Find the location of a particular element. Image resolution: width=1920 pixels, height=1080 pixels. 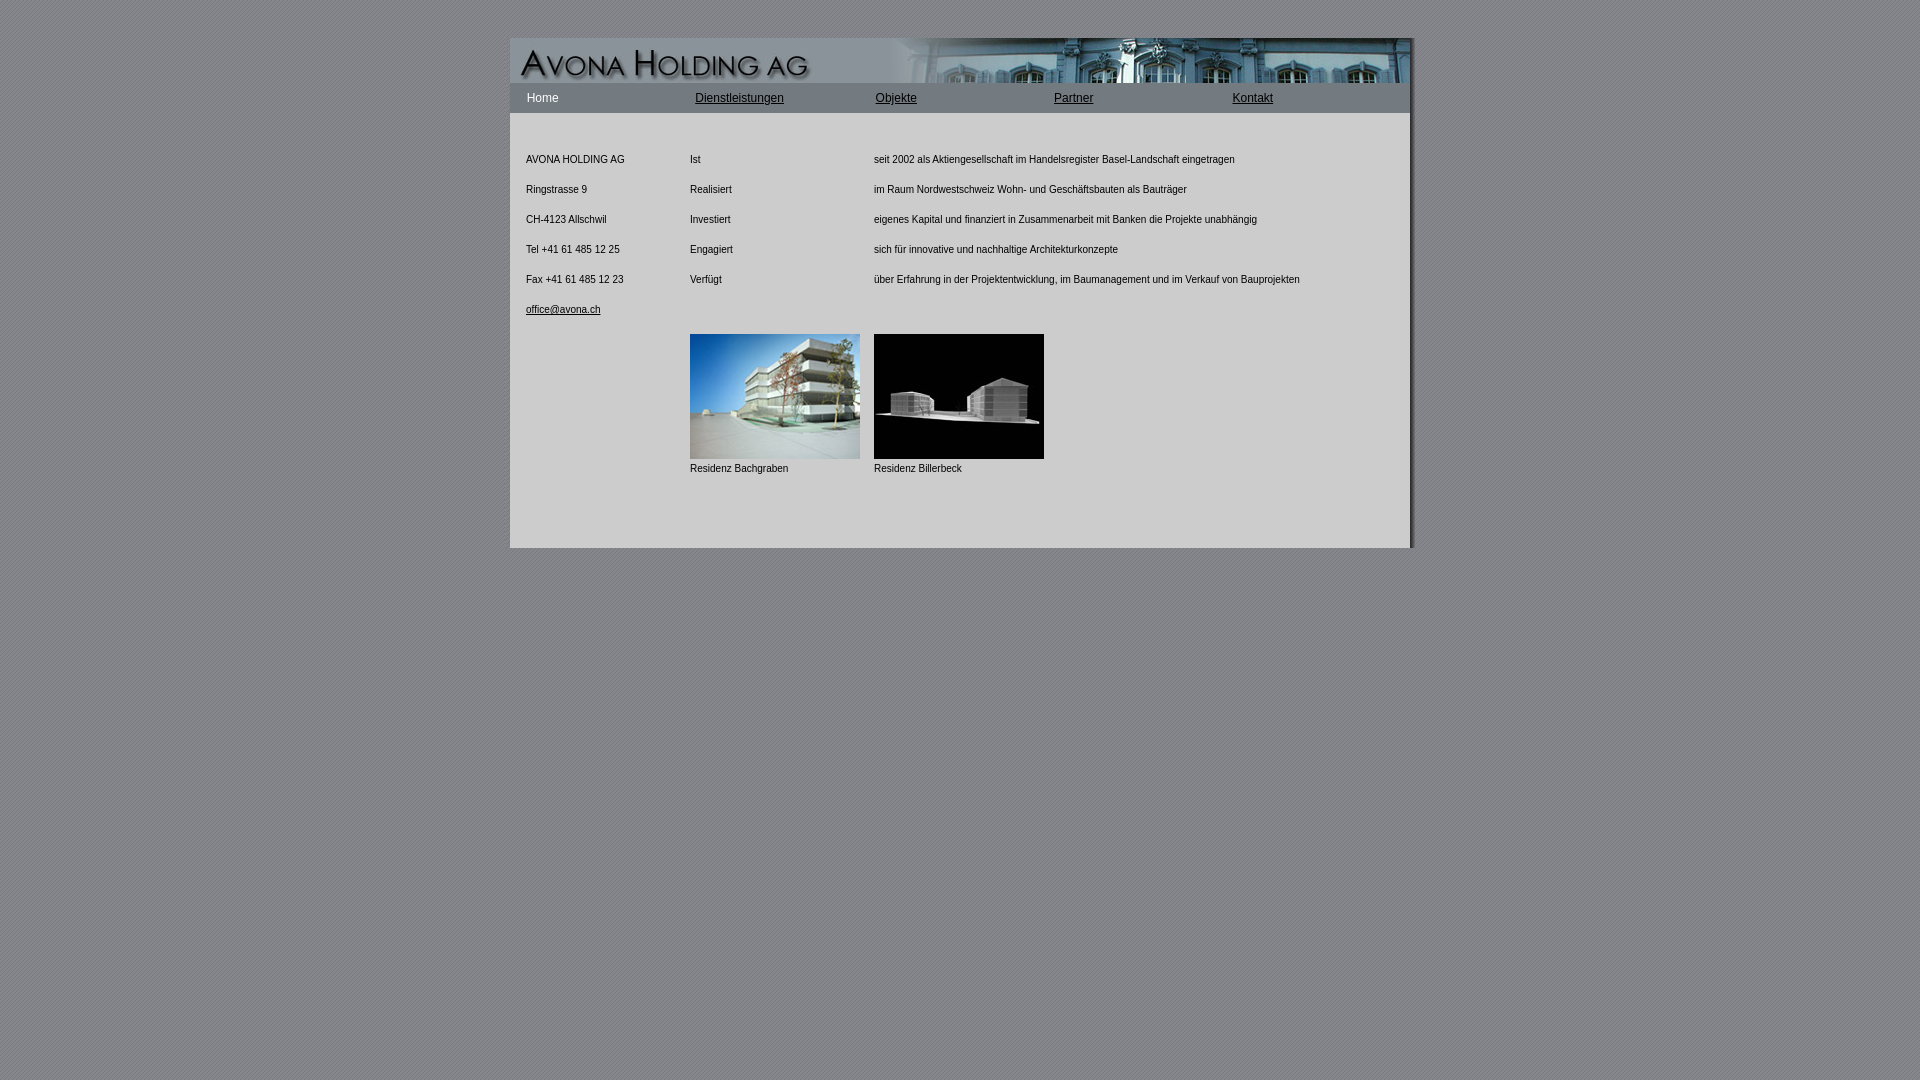

'Partner' is located at coordinates (1072, 97).